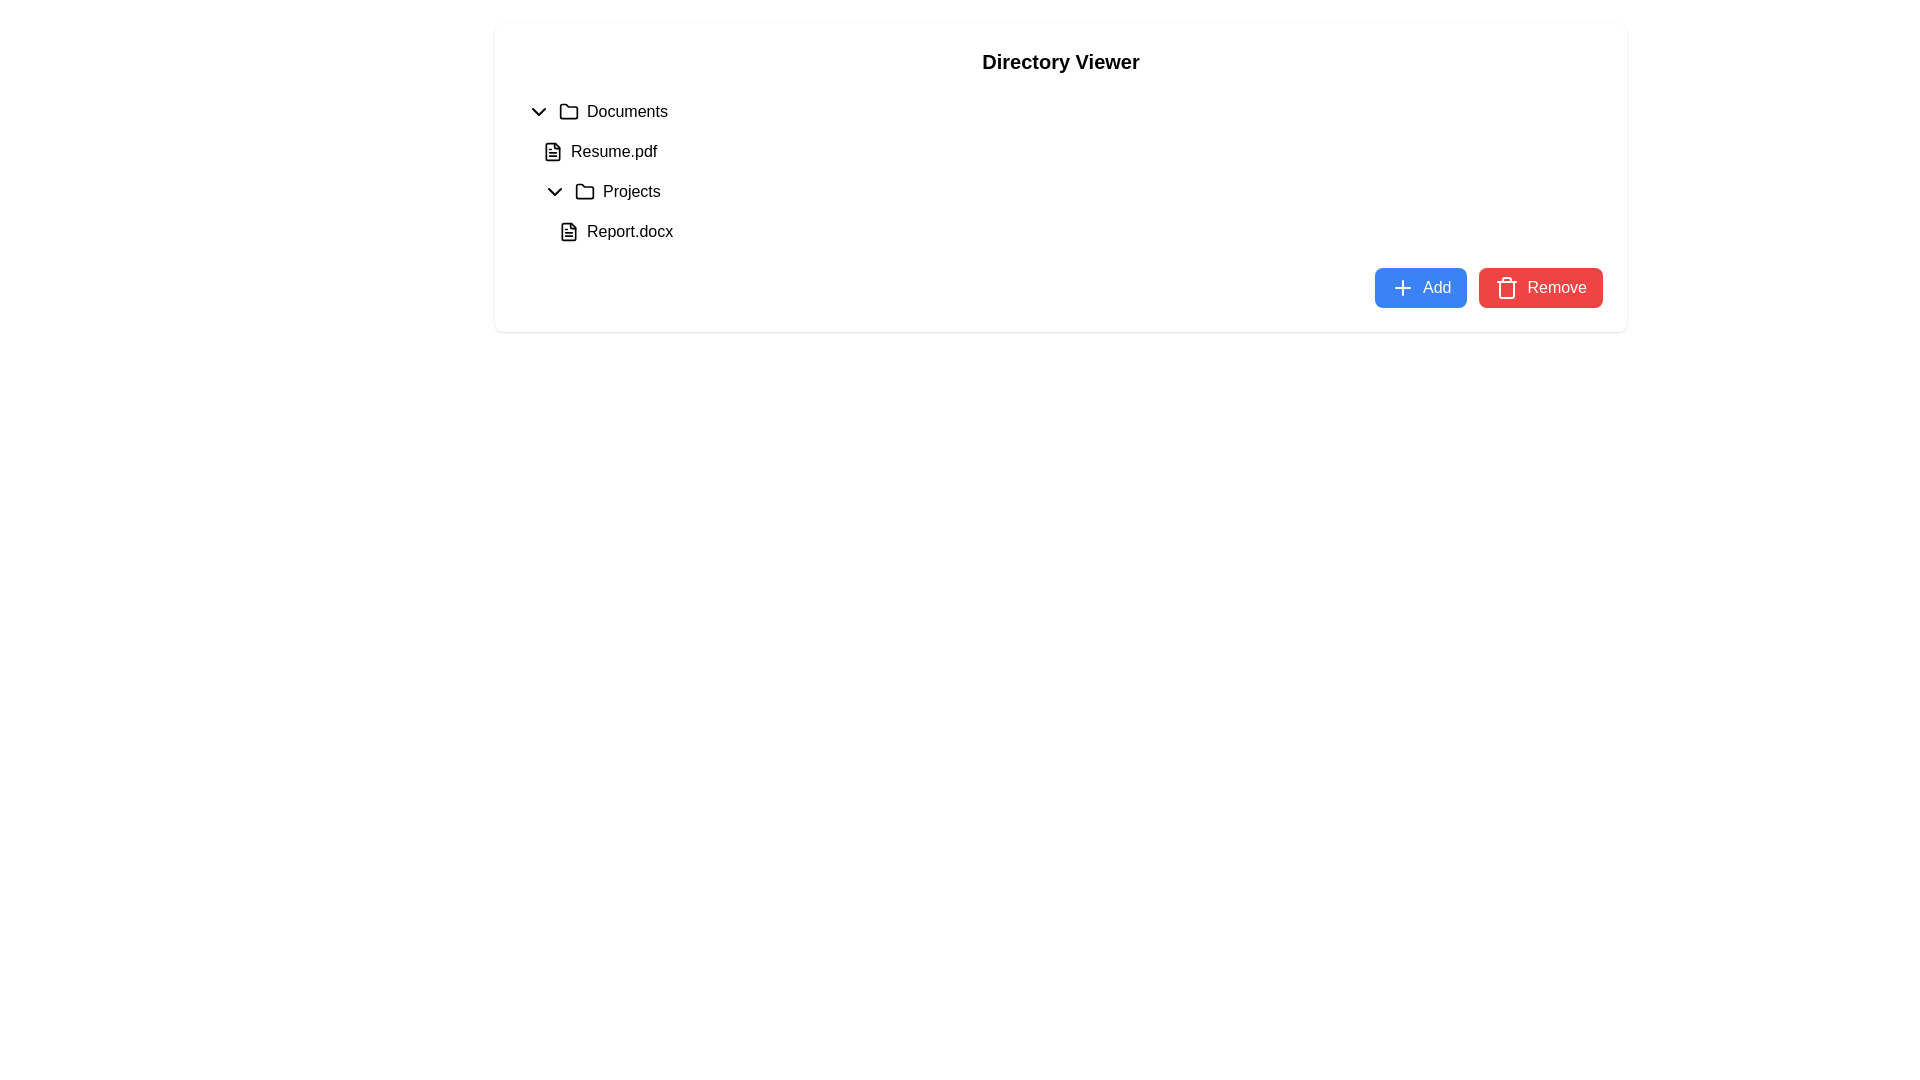 The height and width of the screenshot is (1080, 1920). Describe the element at coordinates (1507, 289) in the screenshot. I see `the decorative icon component of the trash can, which is situated below the lid line and above the base of the icon, located next to the red 'Remove' button` at that location.